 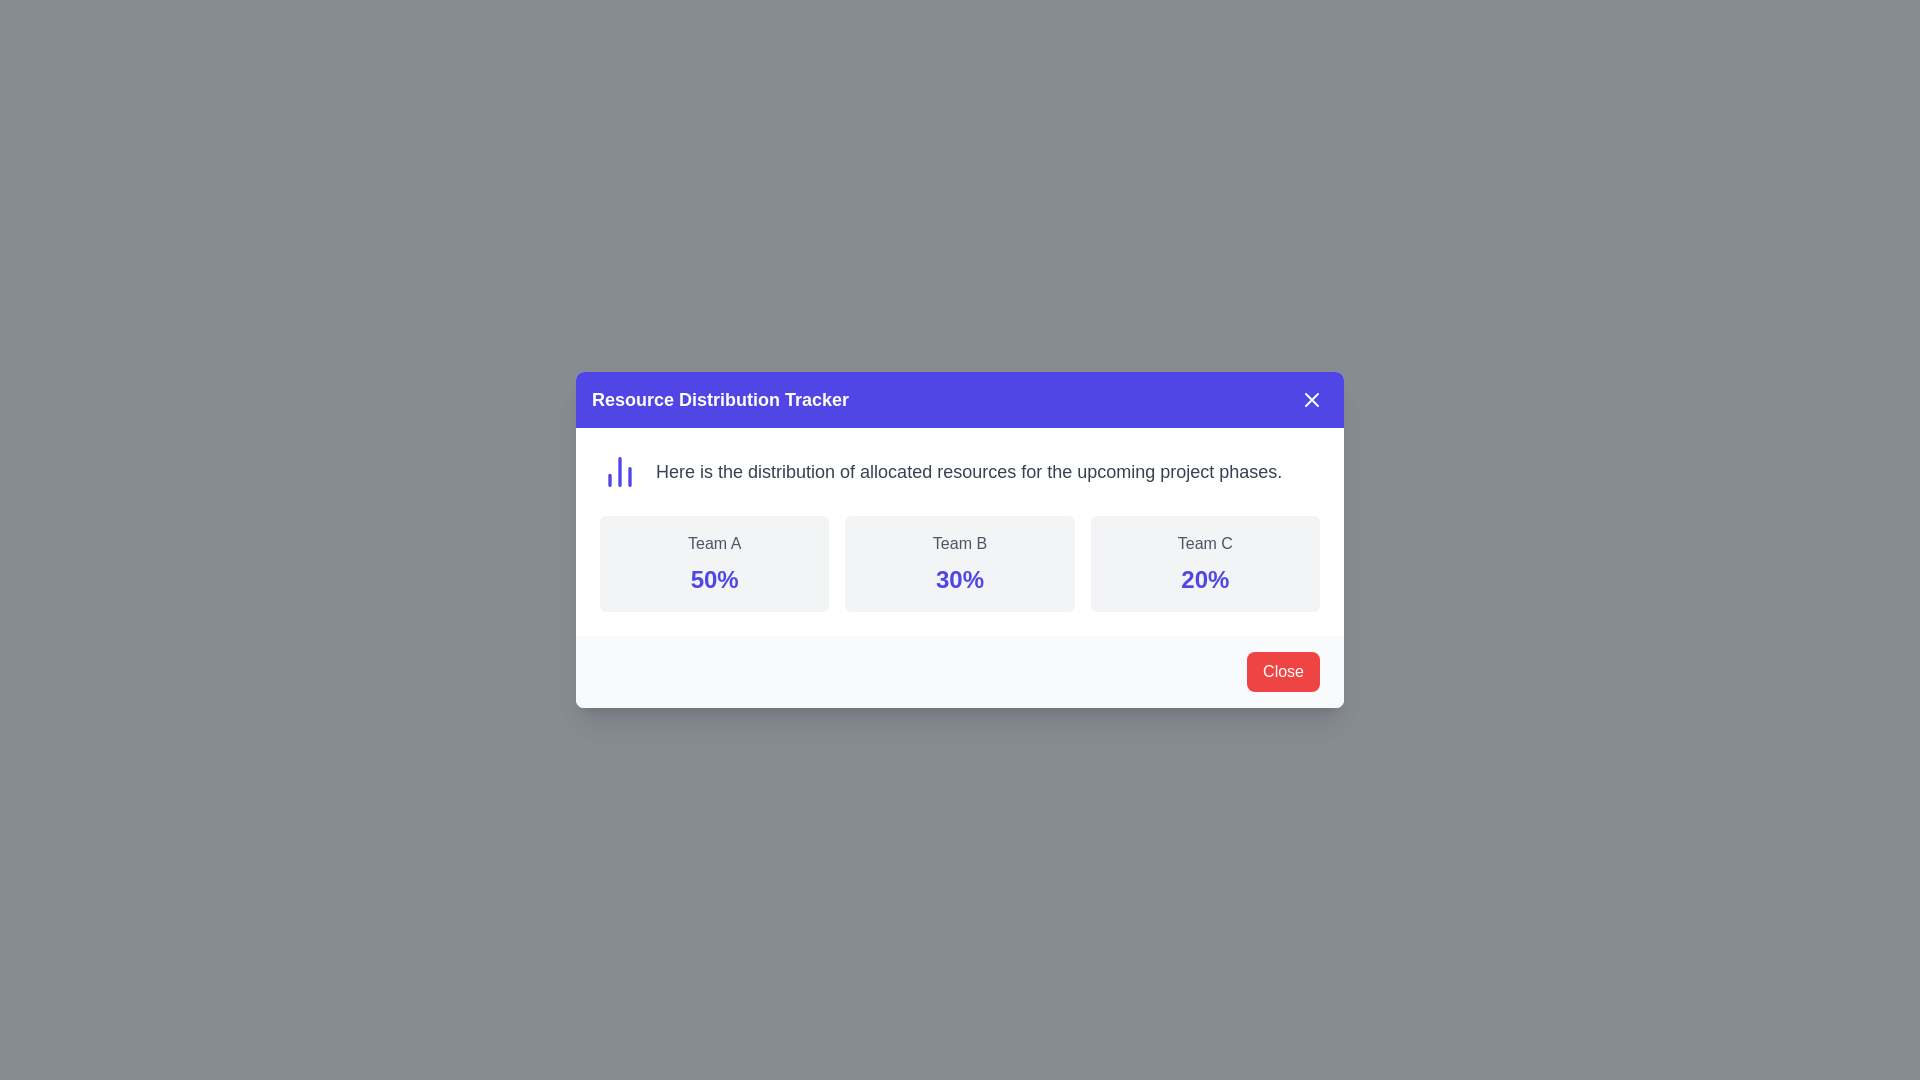 What do you see at coordinates (1283, 671) in the screenshot?
I see `the close button located in the bottom-right area of the dialog box to observe its hover effects` at bounding box center [1283, 671].